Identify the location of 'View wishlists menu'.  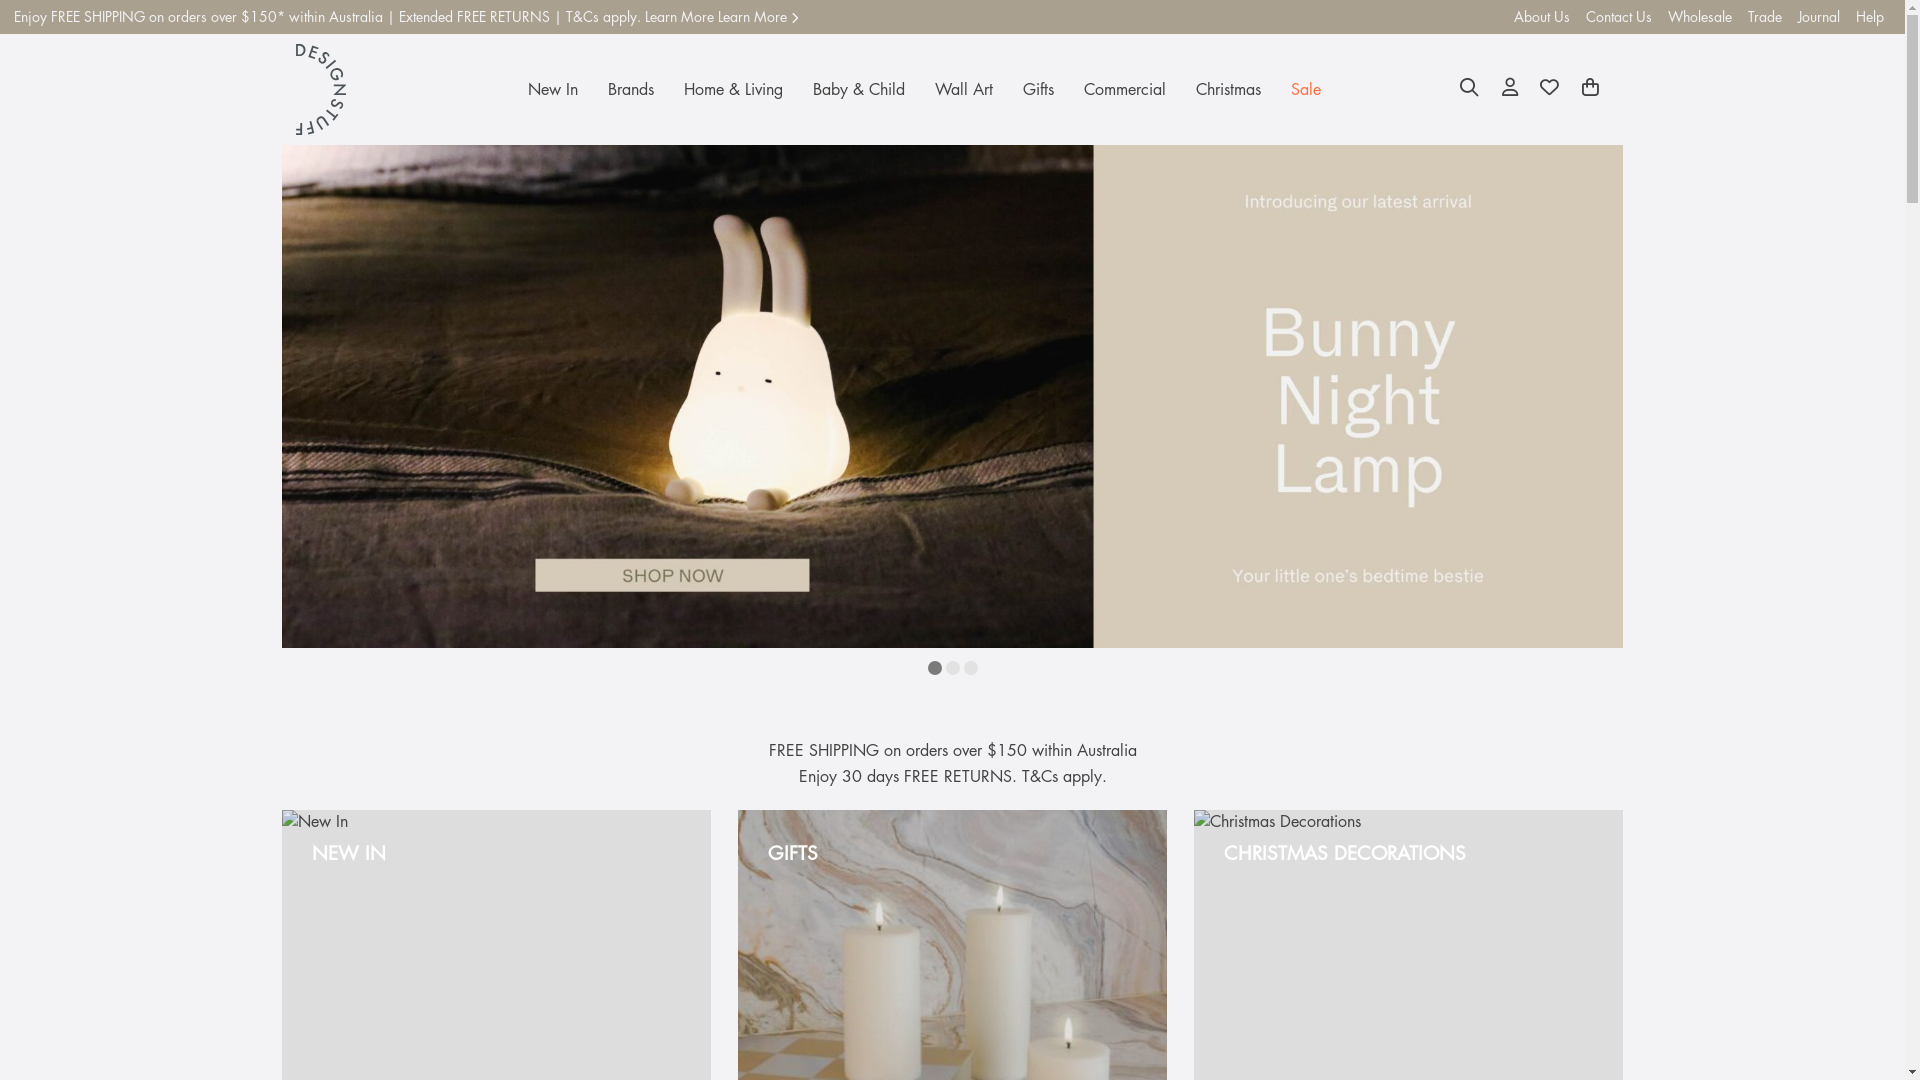
(1549, 88).